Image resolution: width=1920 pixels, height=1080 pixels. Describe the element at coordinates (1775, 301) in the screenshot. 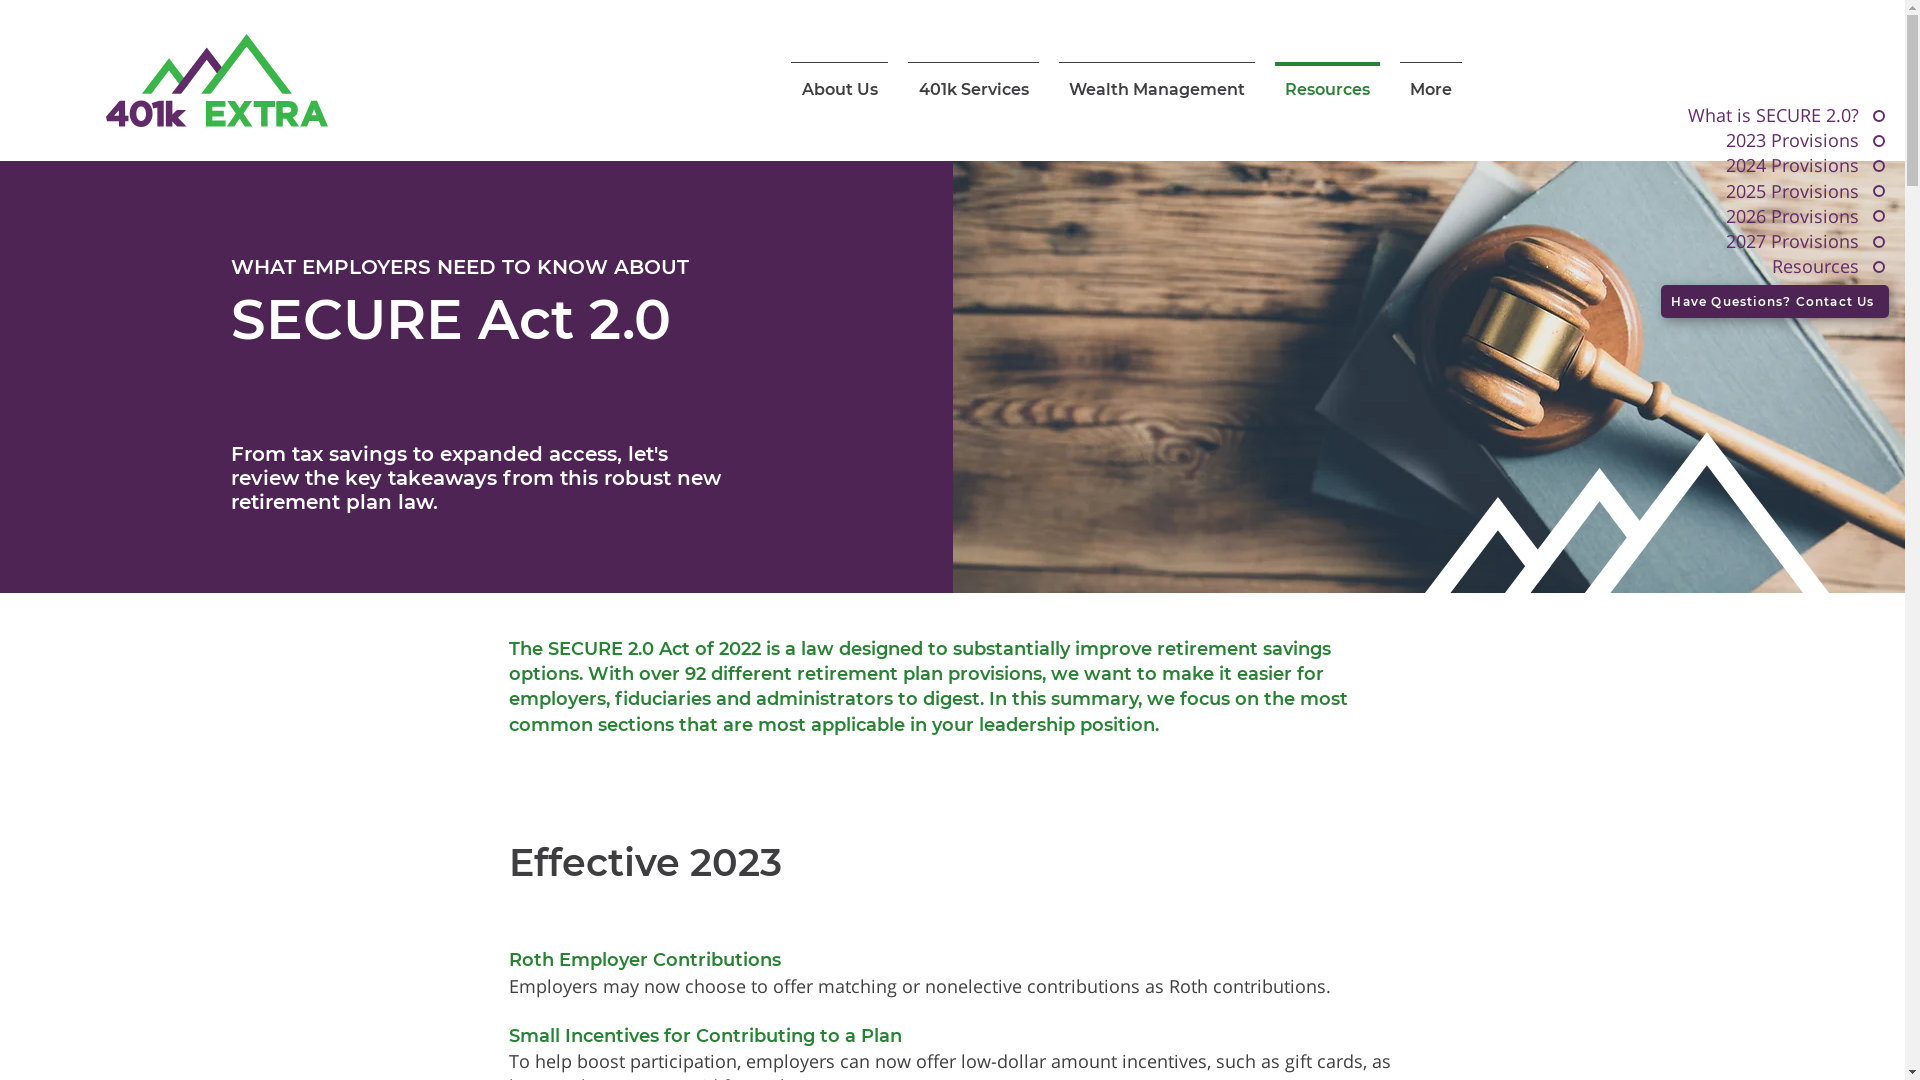

I see `'Have Questions? Contact Us'` at that location.